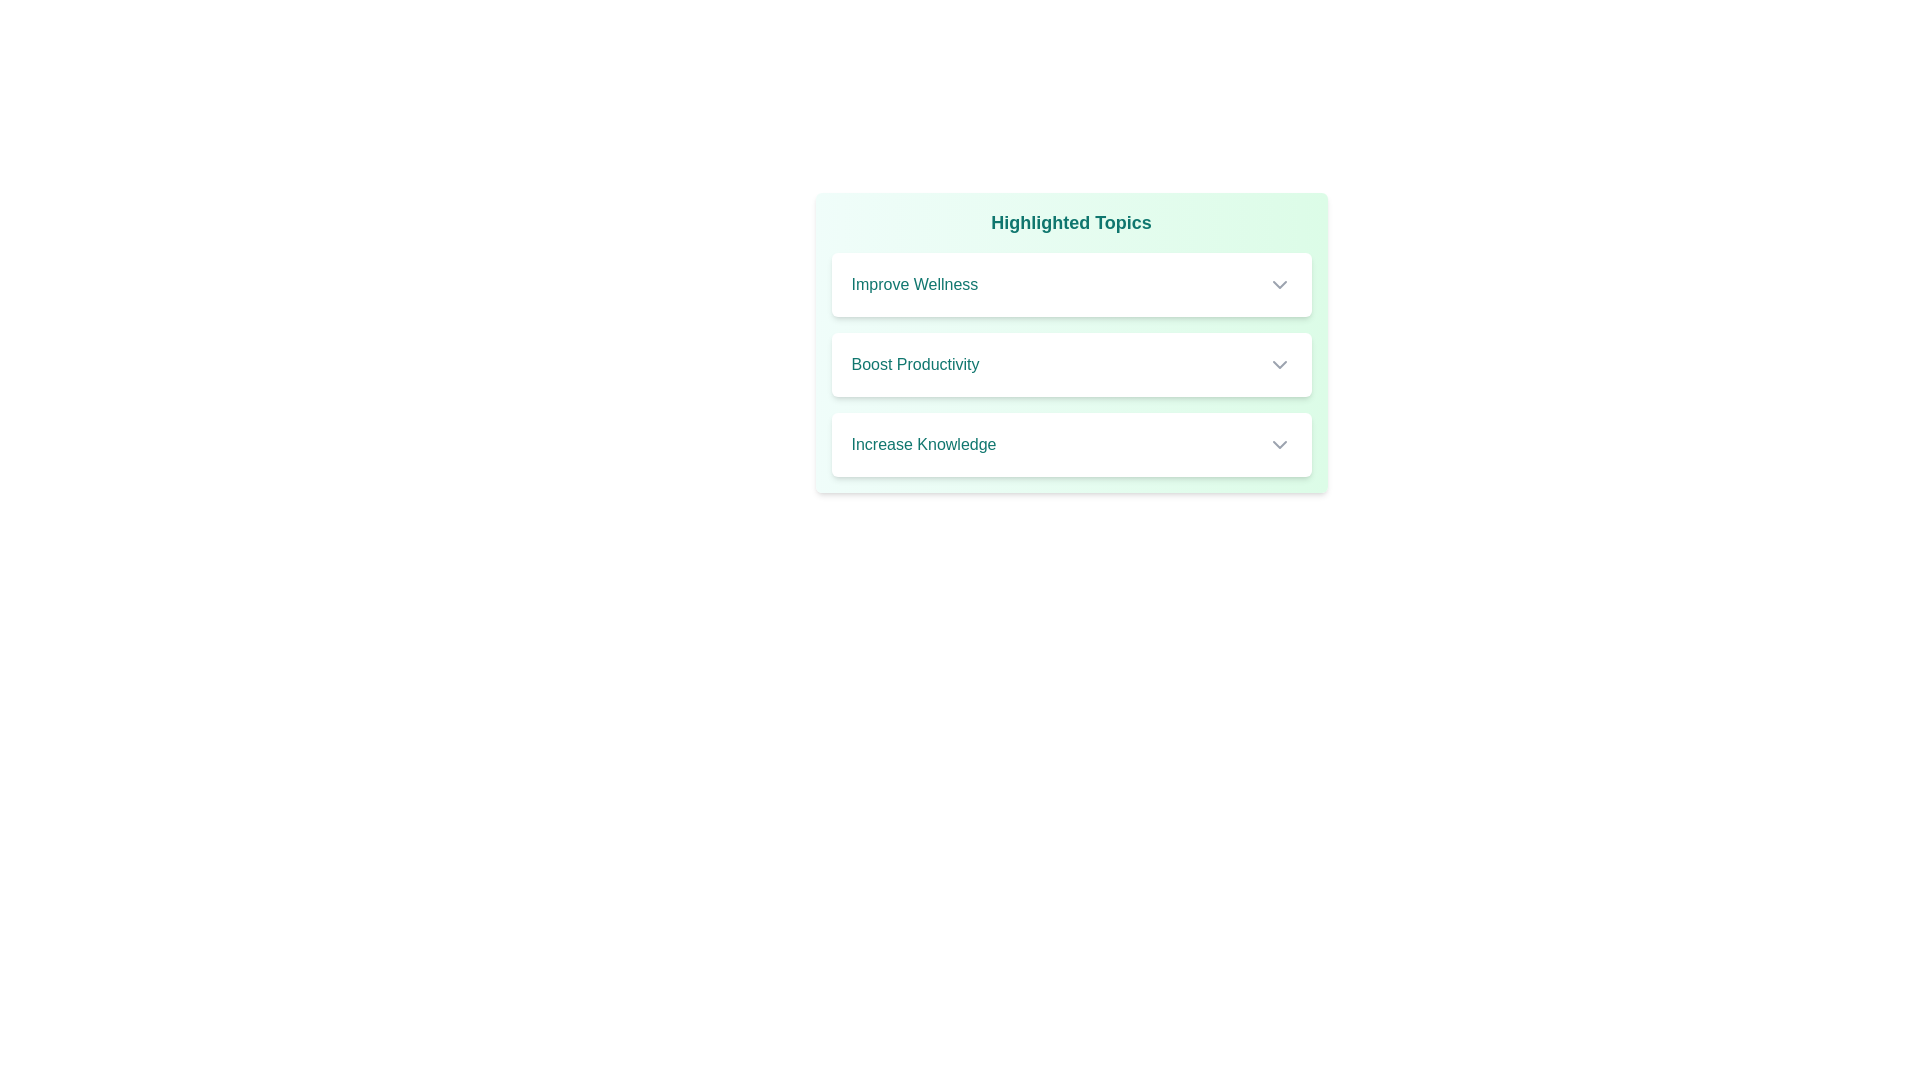 This screenshot has width=1920, height=1080. I want to click on the Text Label that displays 'Increase Knowledge', which is the third item in the list within the 'Highlighted Topics' card layout, so click(922, 443).